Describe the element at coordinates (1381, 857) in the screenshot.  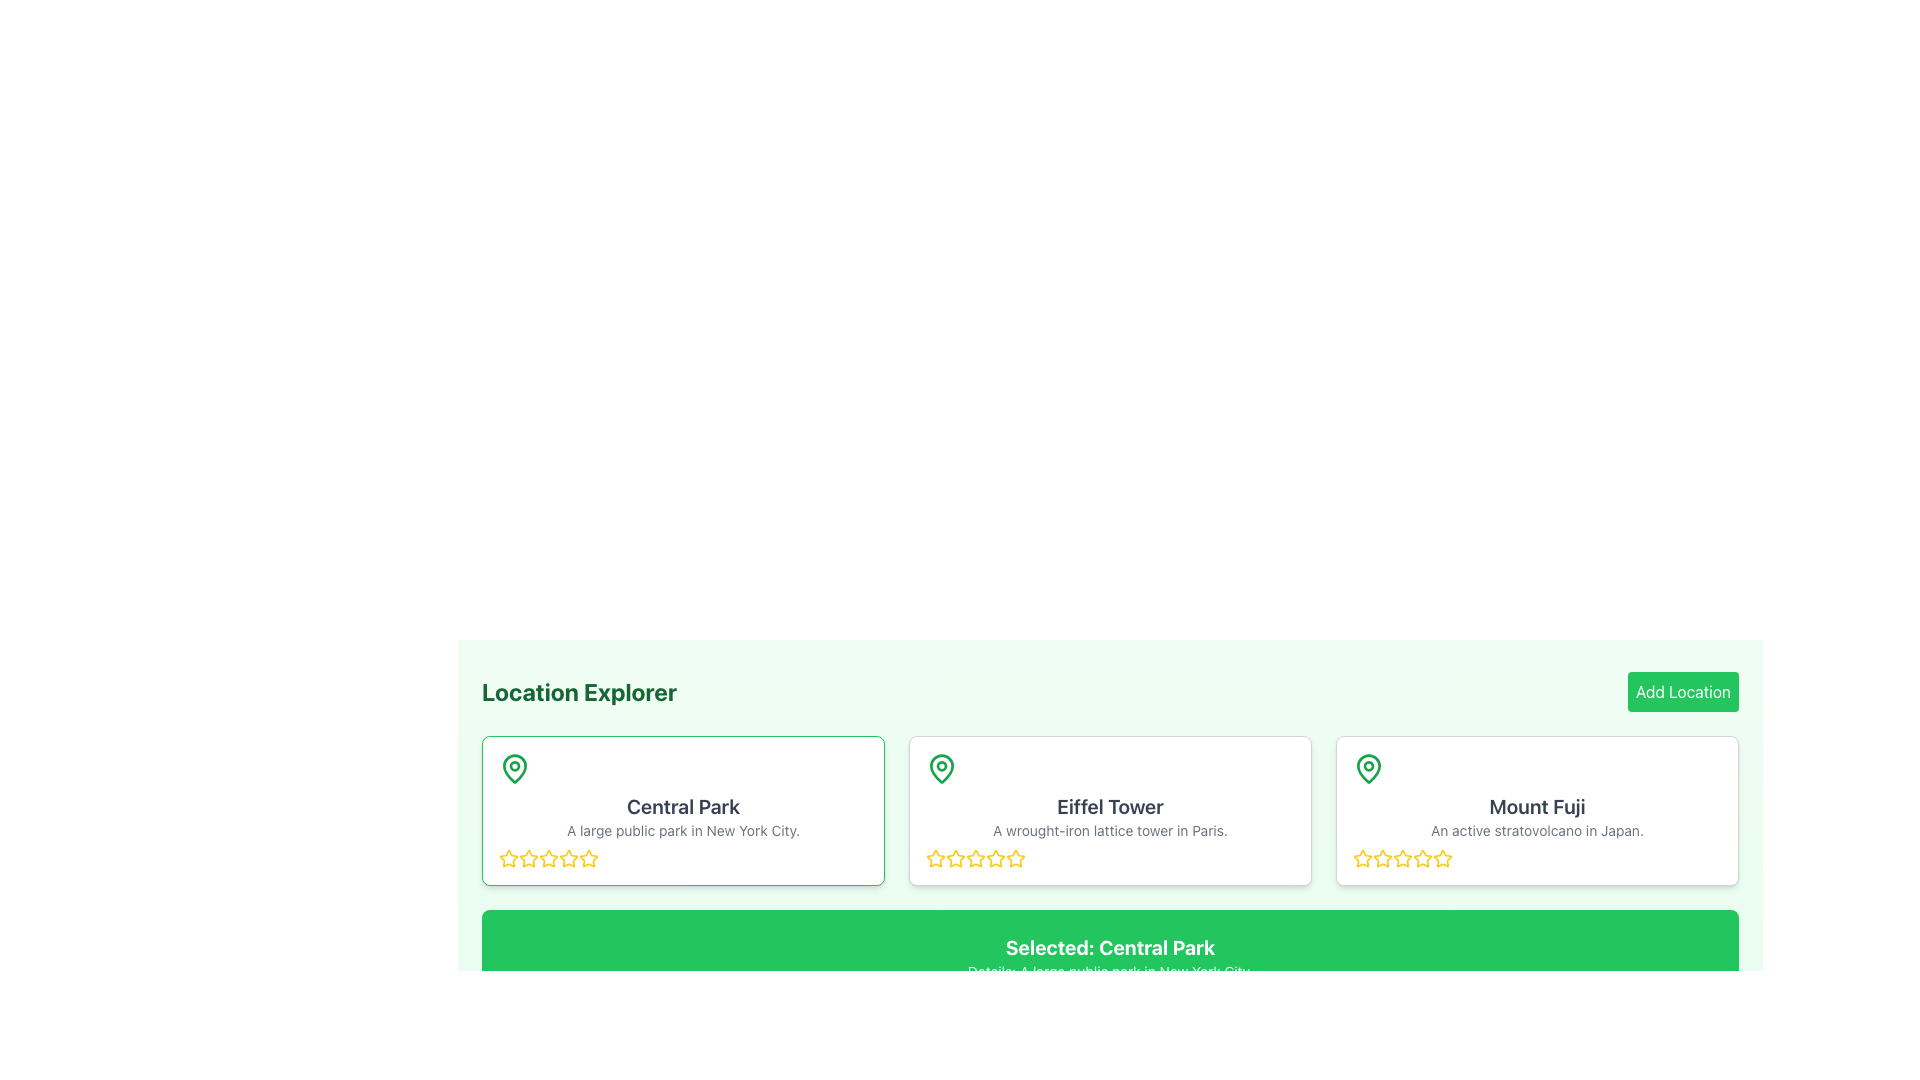
I see `the third star icon in the rating system beneath the 'Mount Fuji' information card` at that location.